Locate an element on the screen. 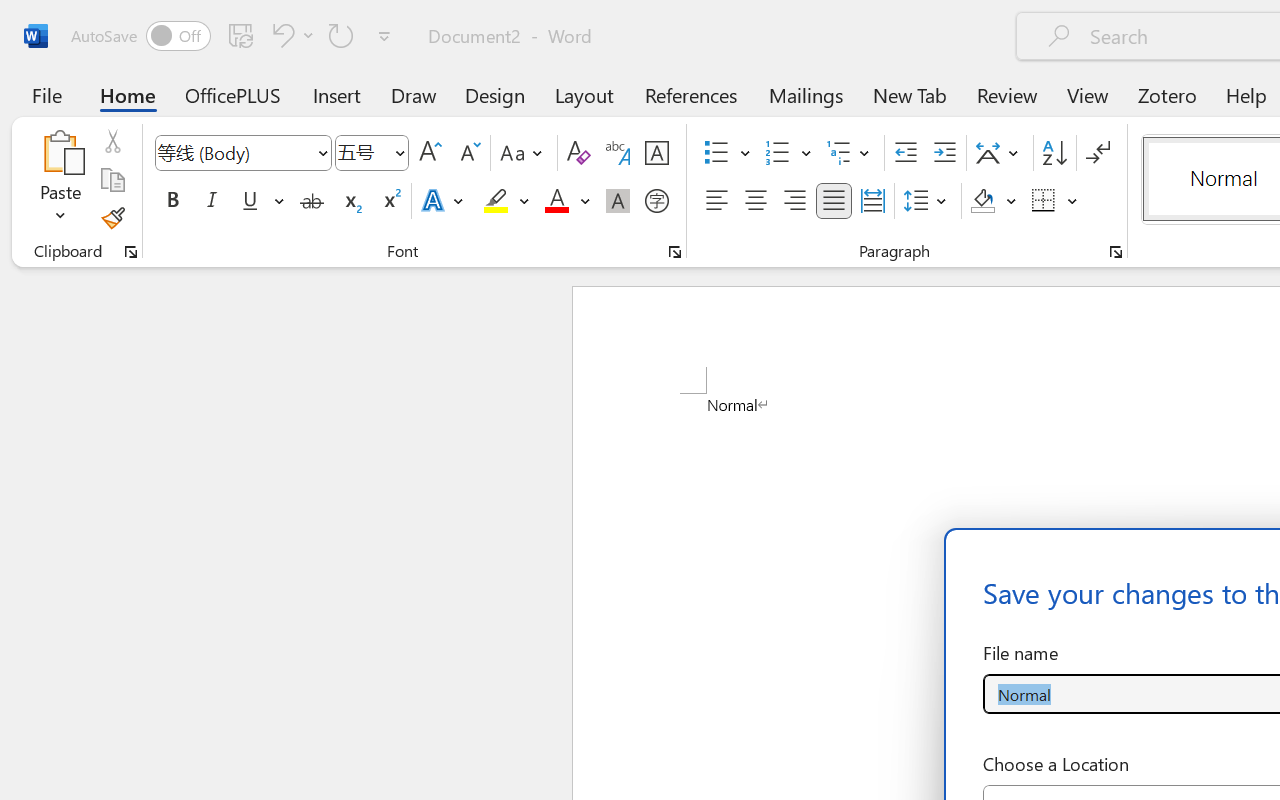 Image resolution: width=1280 pixels, height=800 pixels. 'Mailings' is located at coordinates (806, 94).